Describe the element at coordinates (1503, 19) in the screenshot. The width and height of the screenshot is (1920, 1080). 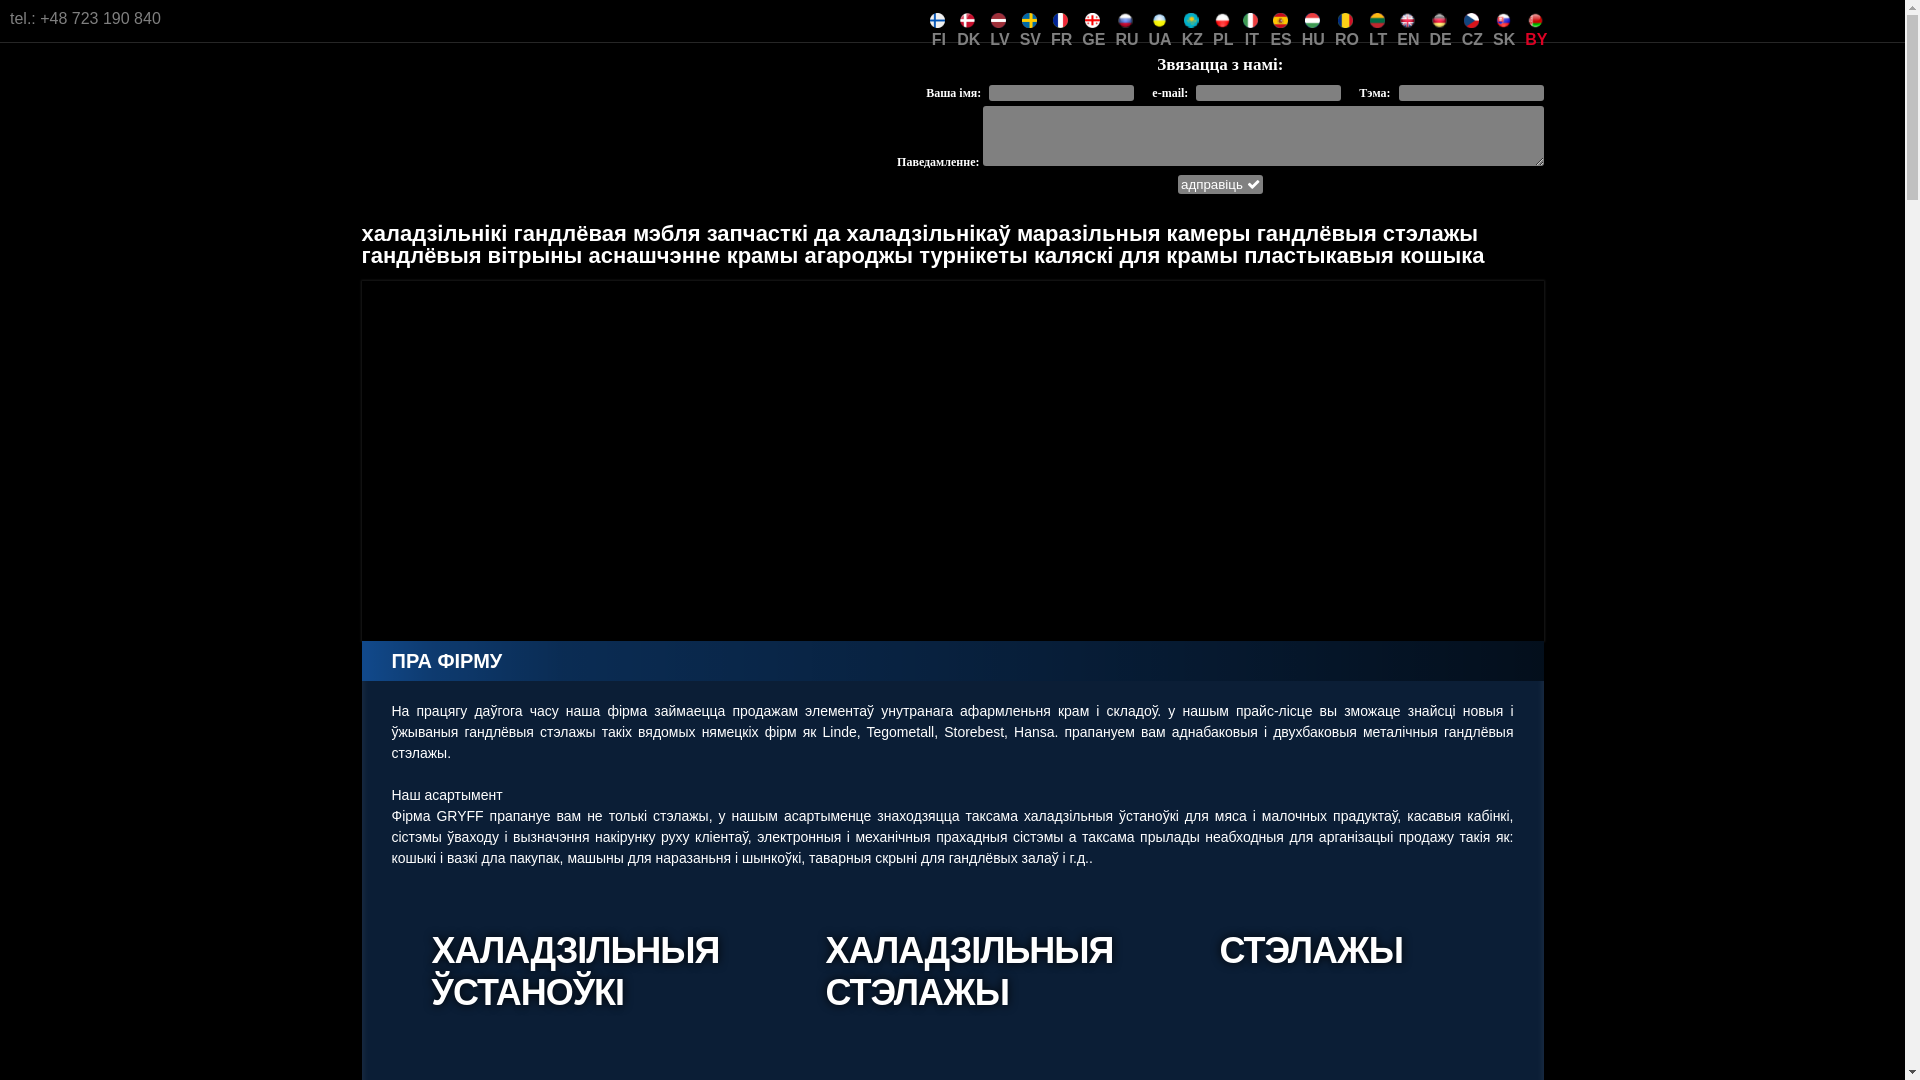
I see `'SK'` at that location.